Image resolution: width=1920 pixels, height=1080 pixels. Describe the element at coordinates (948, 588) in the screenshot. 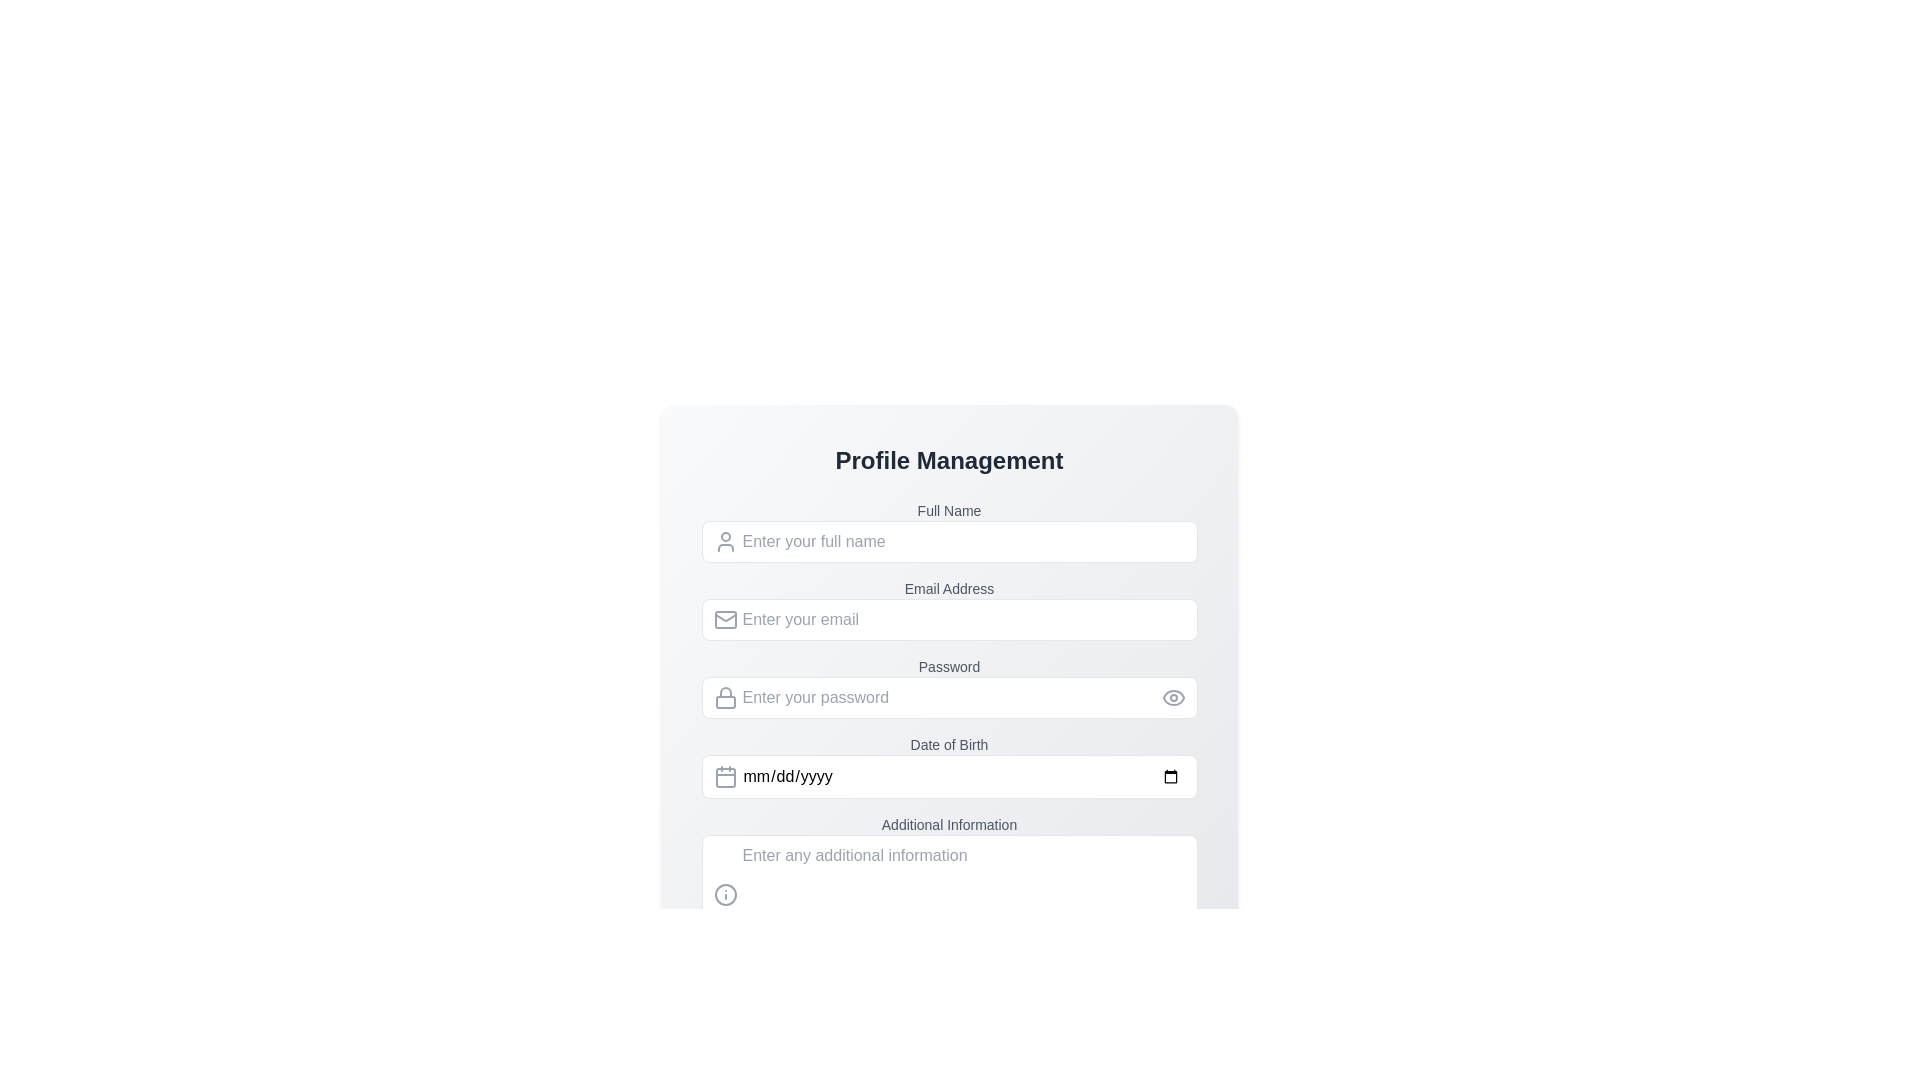

I see `the 'Email Address' label, which is styled with a gray color and positioned above the input box in the form layout` at that location.